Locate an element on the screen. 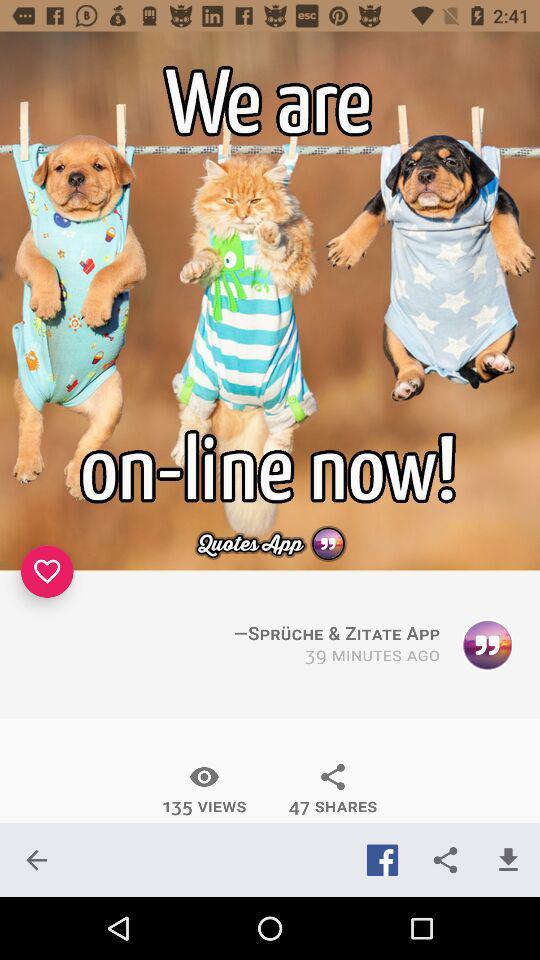 The height and width of the screenshot is (960, 540). the item to the right of the 135 views item is located at coordinates (333, 789).